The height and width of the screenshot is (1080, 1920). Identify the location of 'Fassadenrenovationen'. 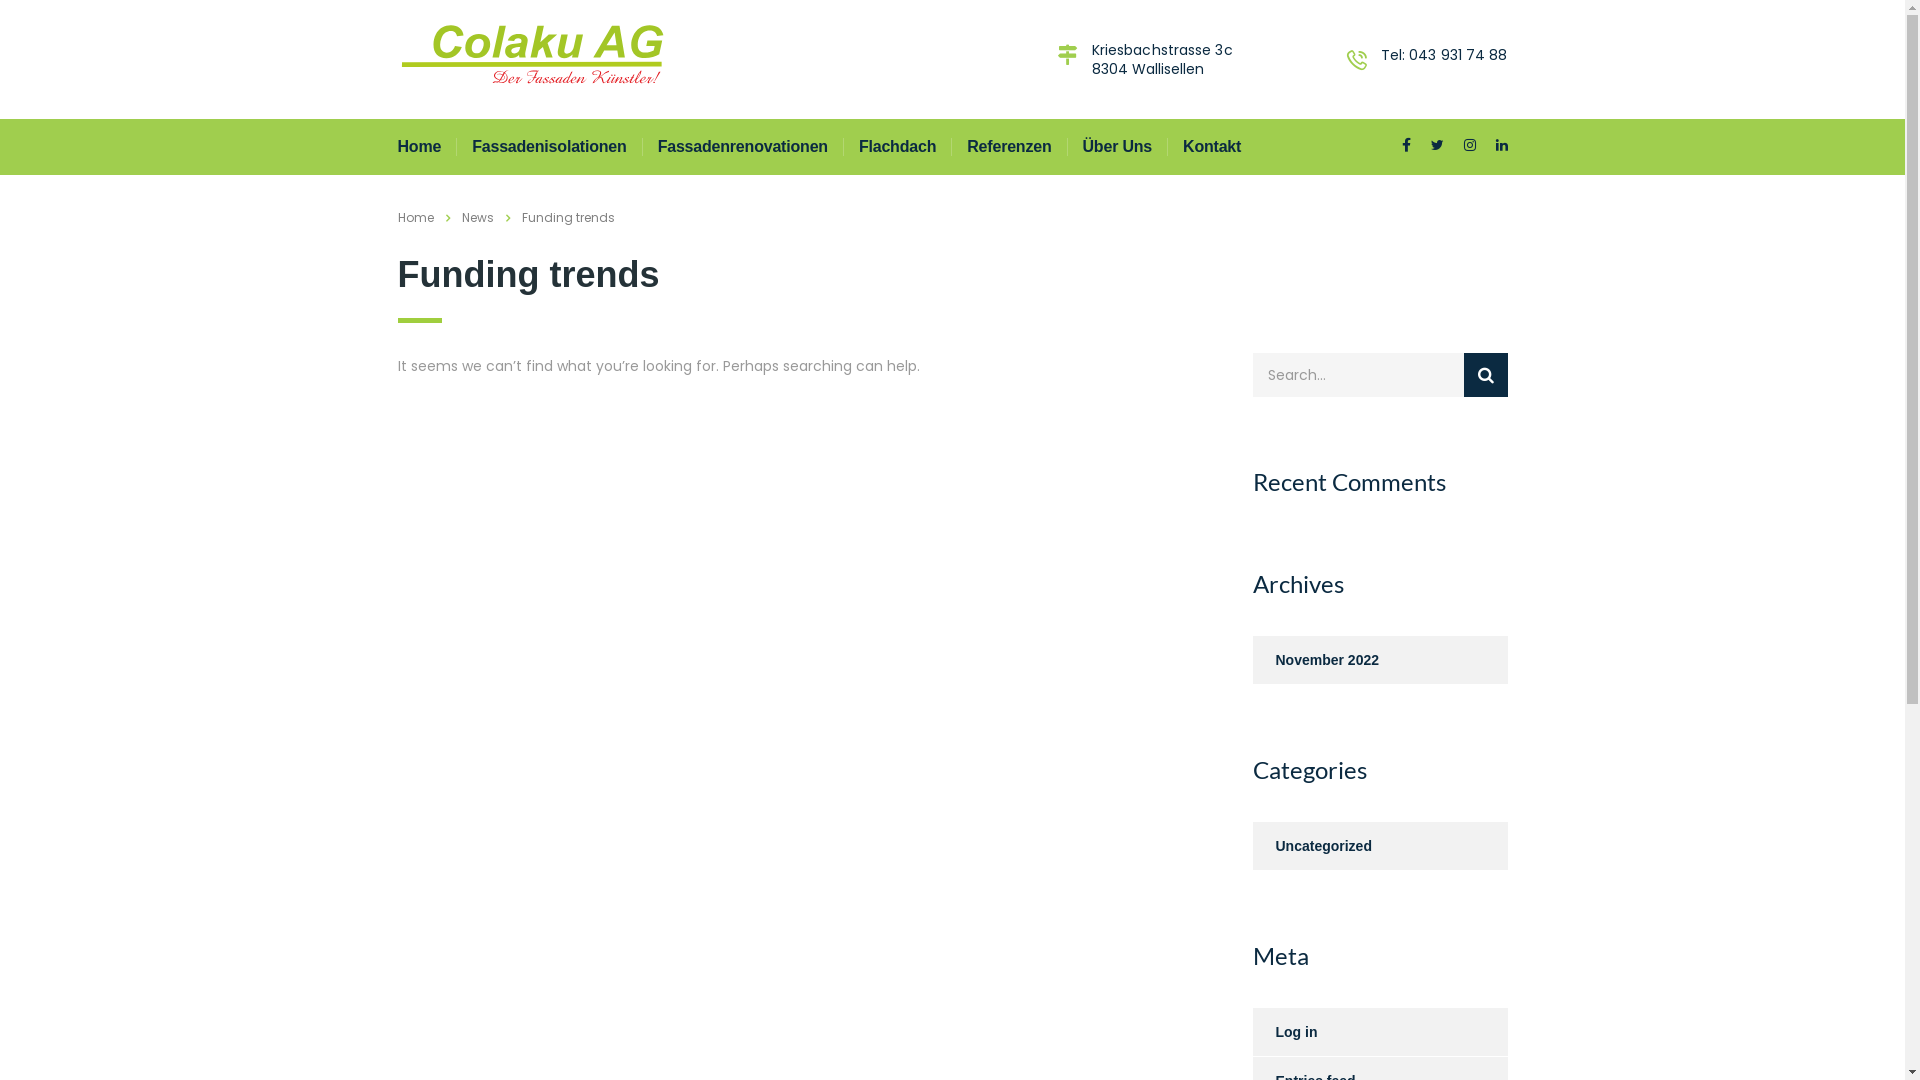
(642, 145).